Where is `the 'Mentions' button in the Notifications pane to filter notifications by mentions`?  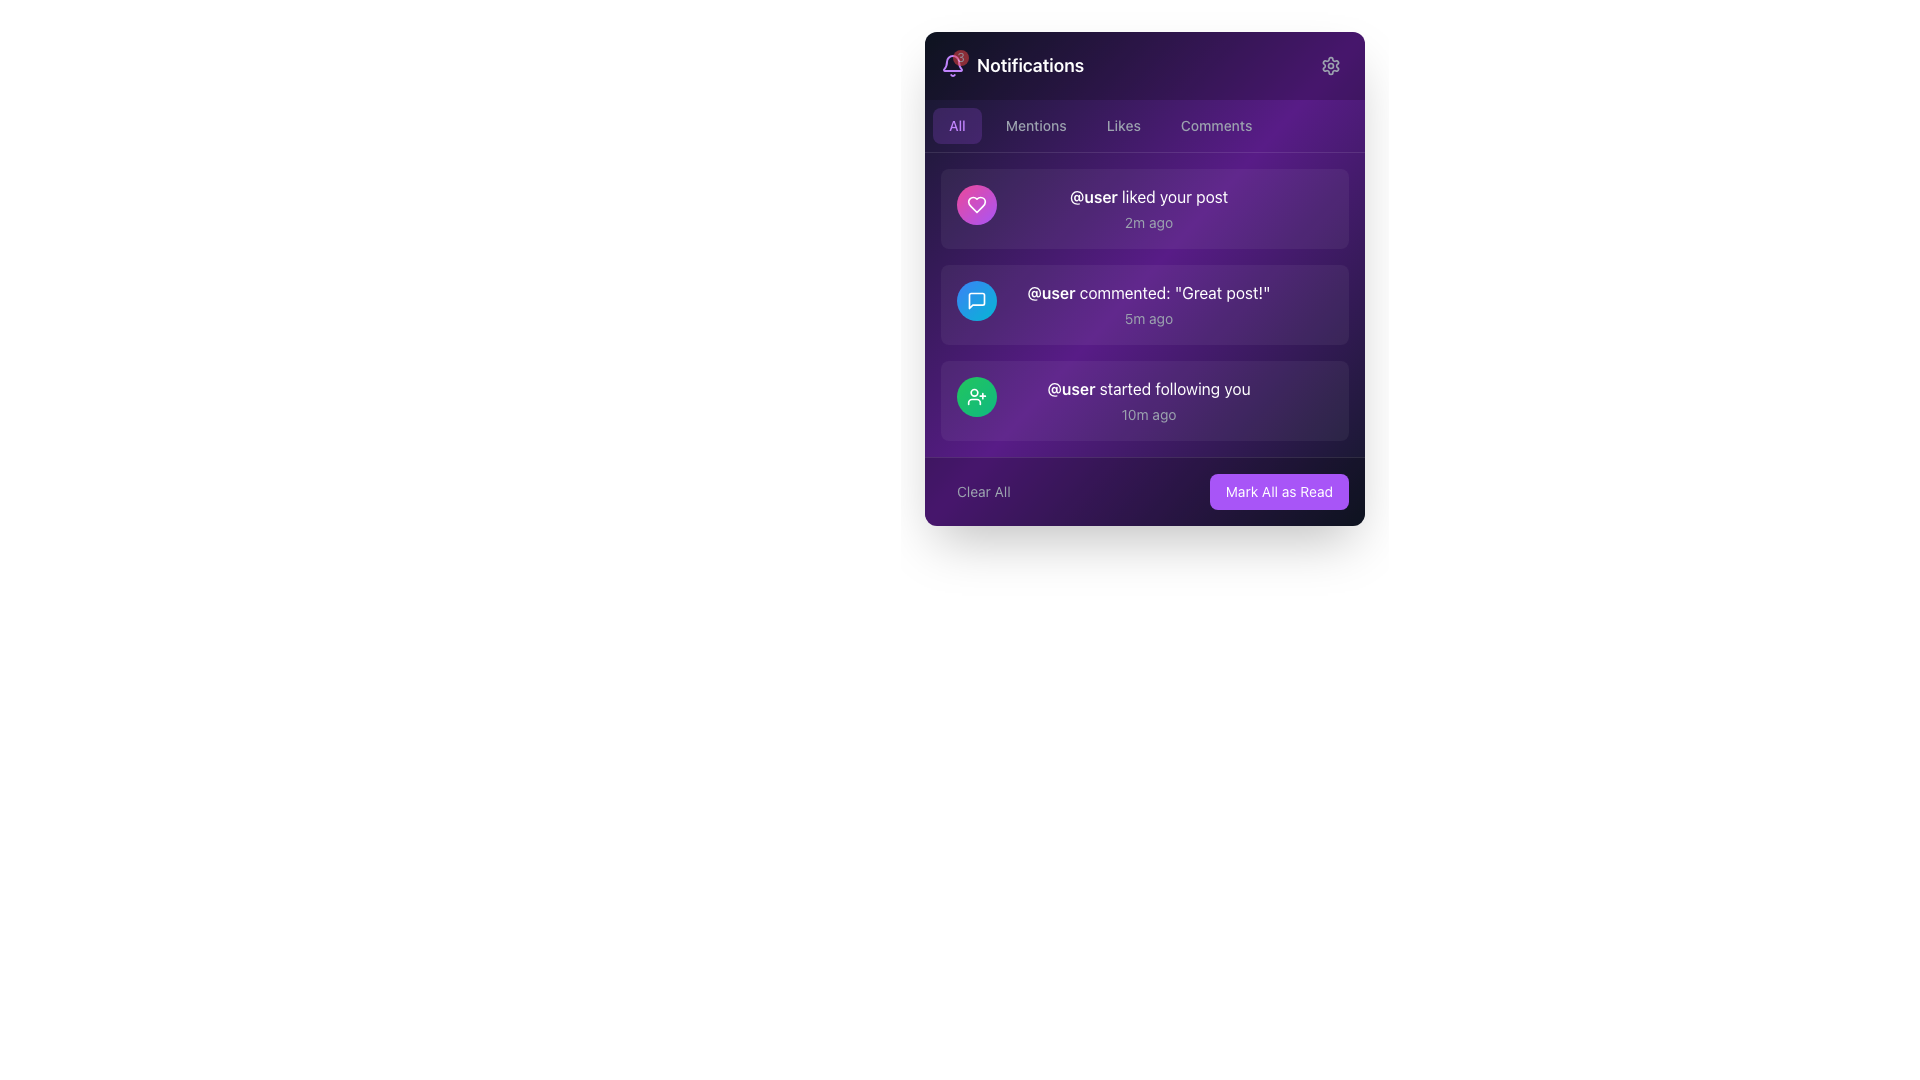 the 'Mentions' button in the Notifications pane to filter notifications by mentions is located at coordinates (1036, 126).